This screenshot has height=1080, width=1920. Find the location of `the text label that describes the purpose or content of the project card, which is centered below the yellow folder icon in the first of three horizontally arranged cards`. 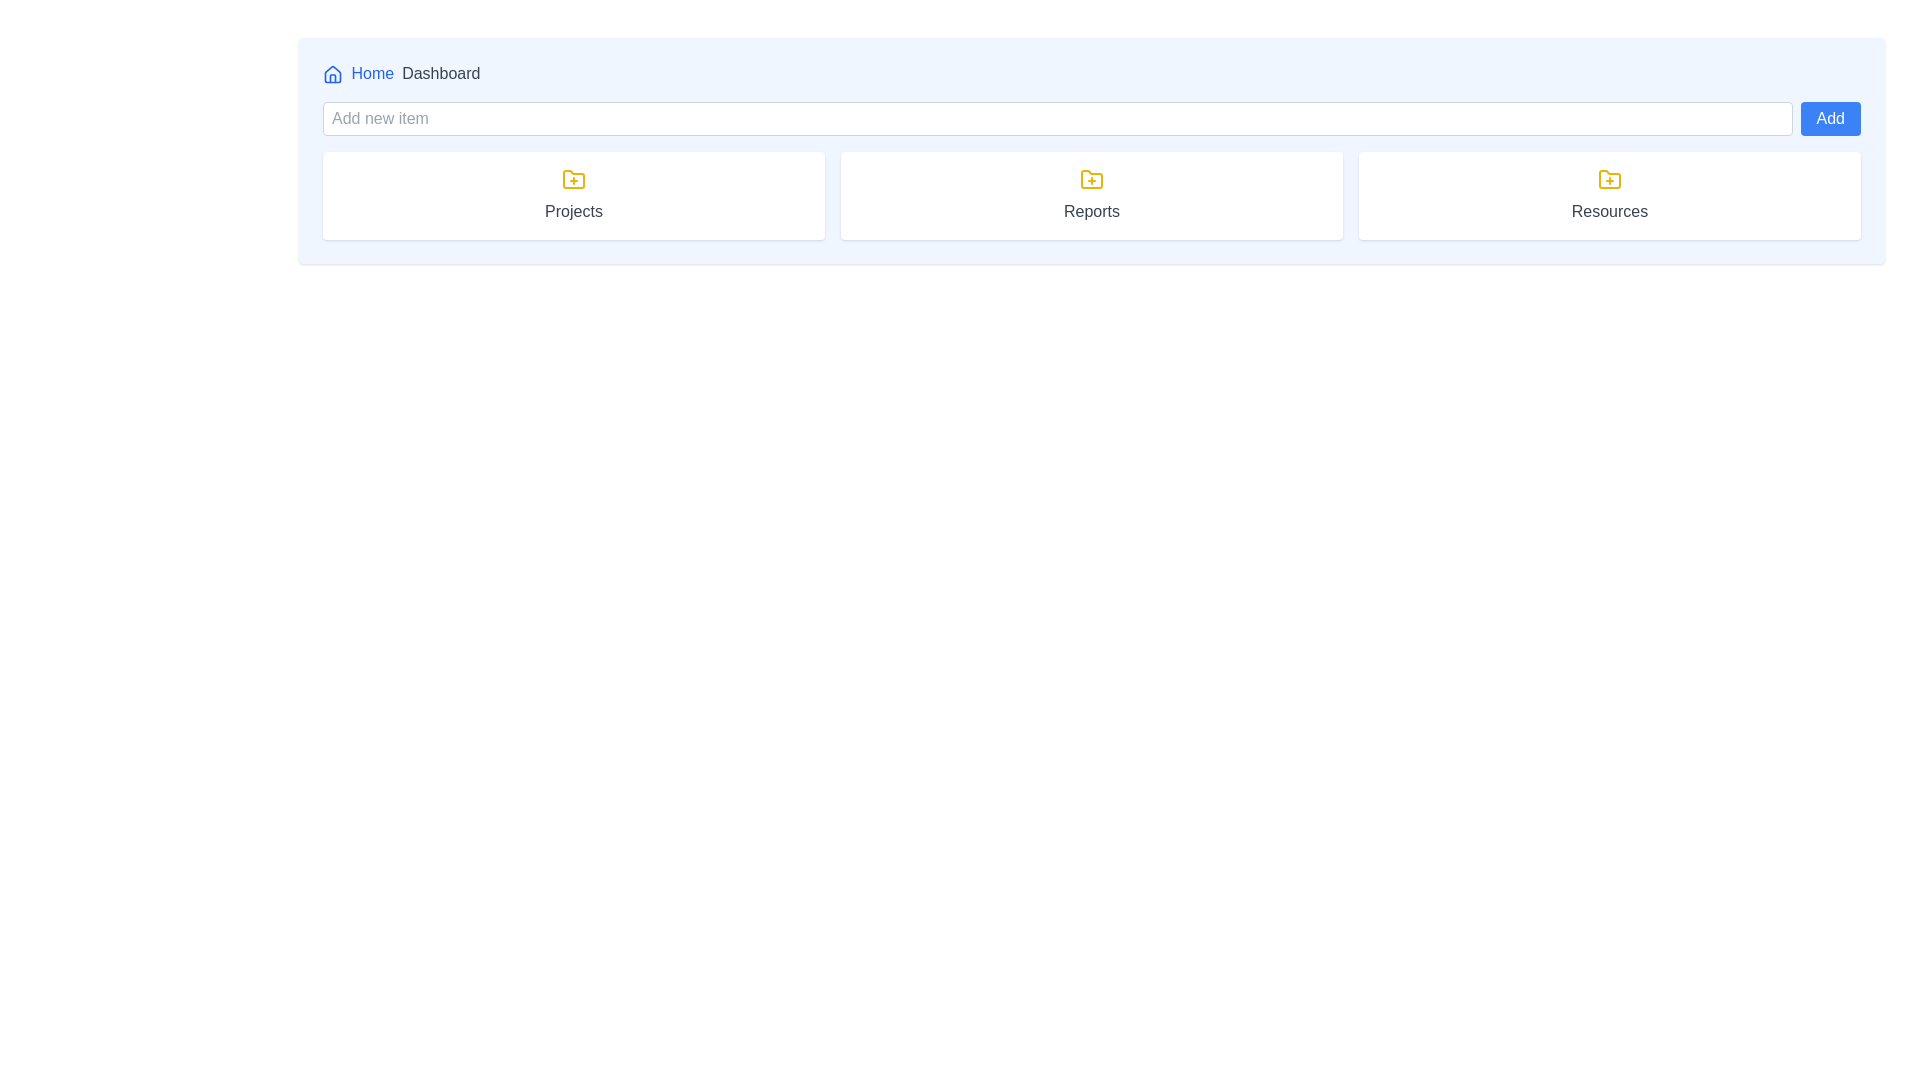

the text label that describes the purpose or content of the project card, which is centered below the yellow folder icon in the first of three horizontally arranged cards is located at coordinates (573, 212).